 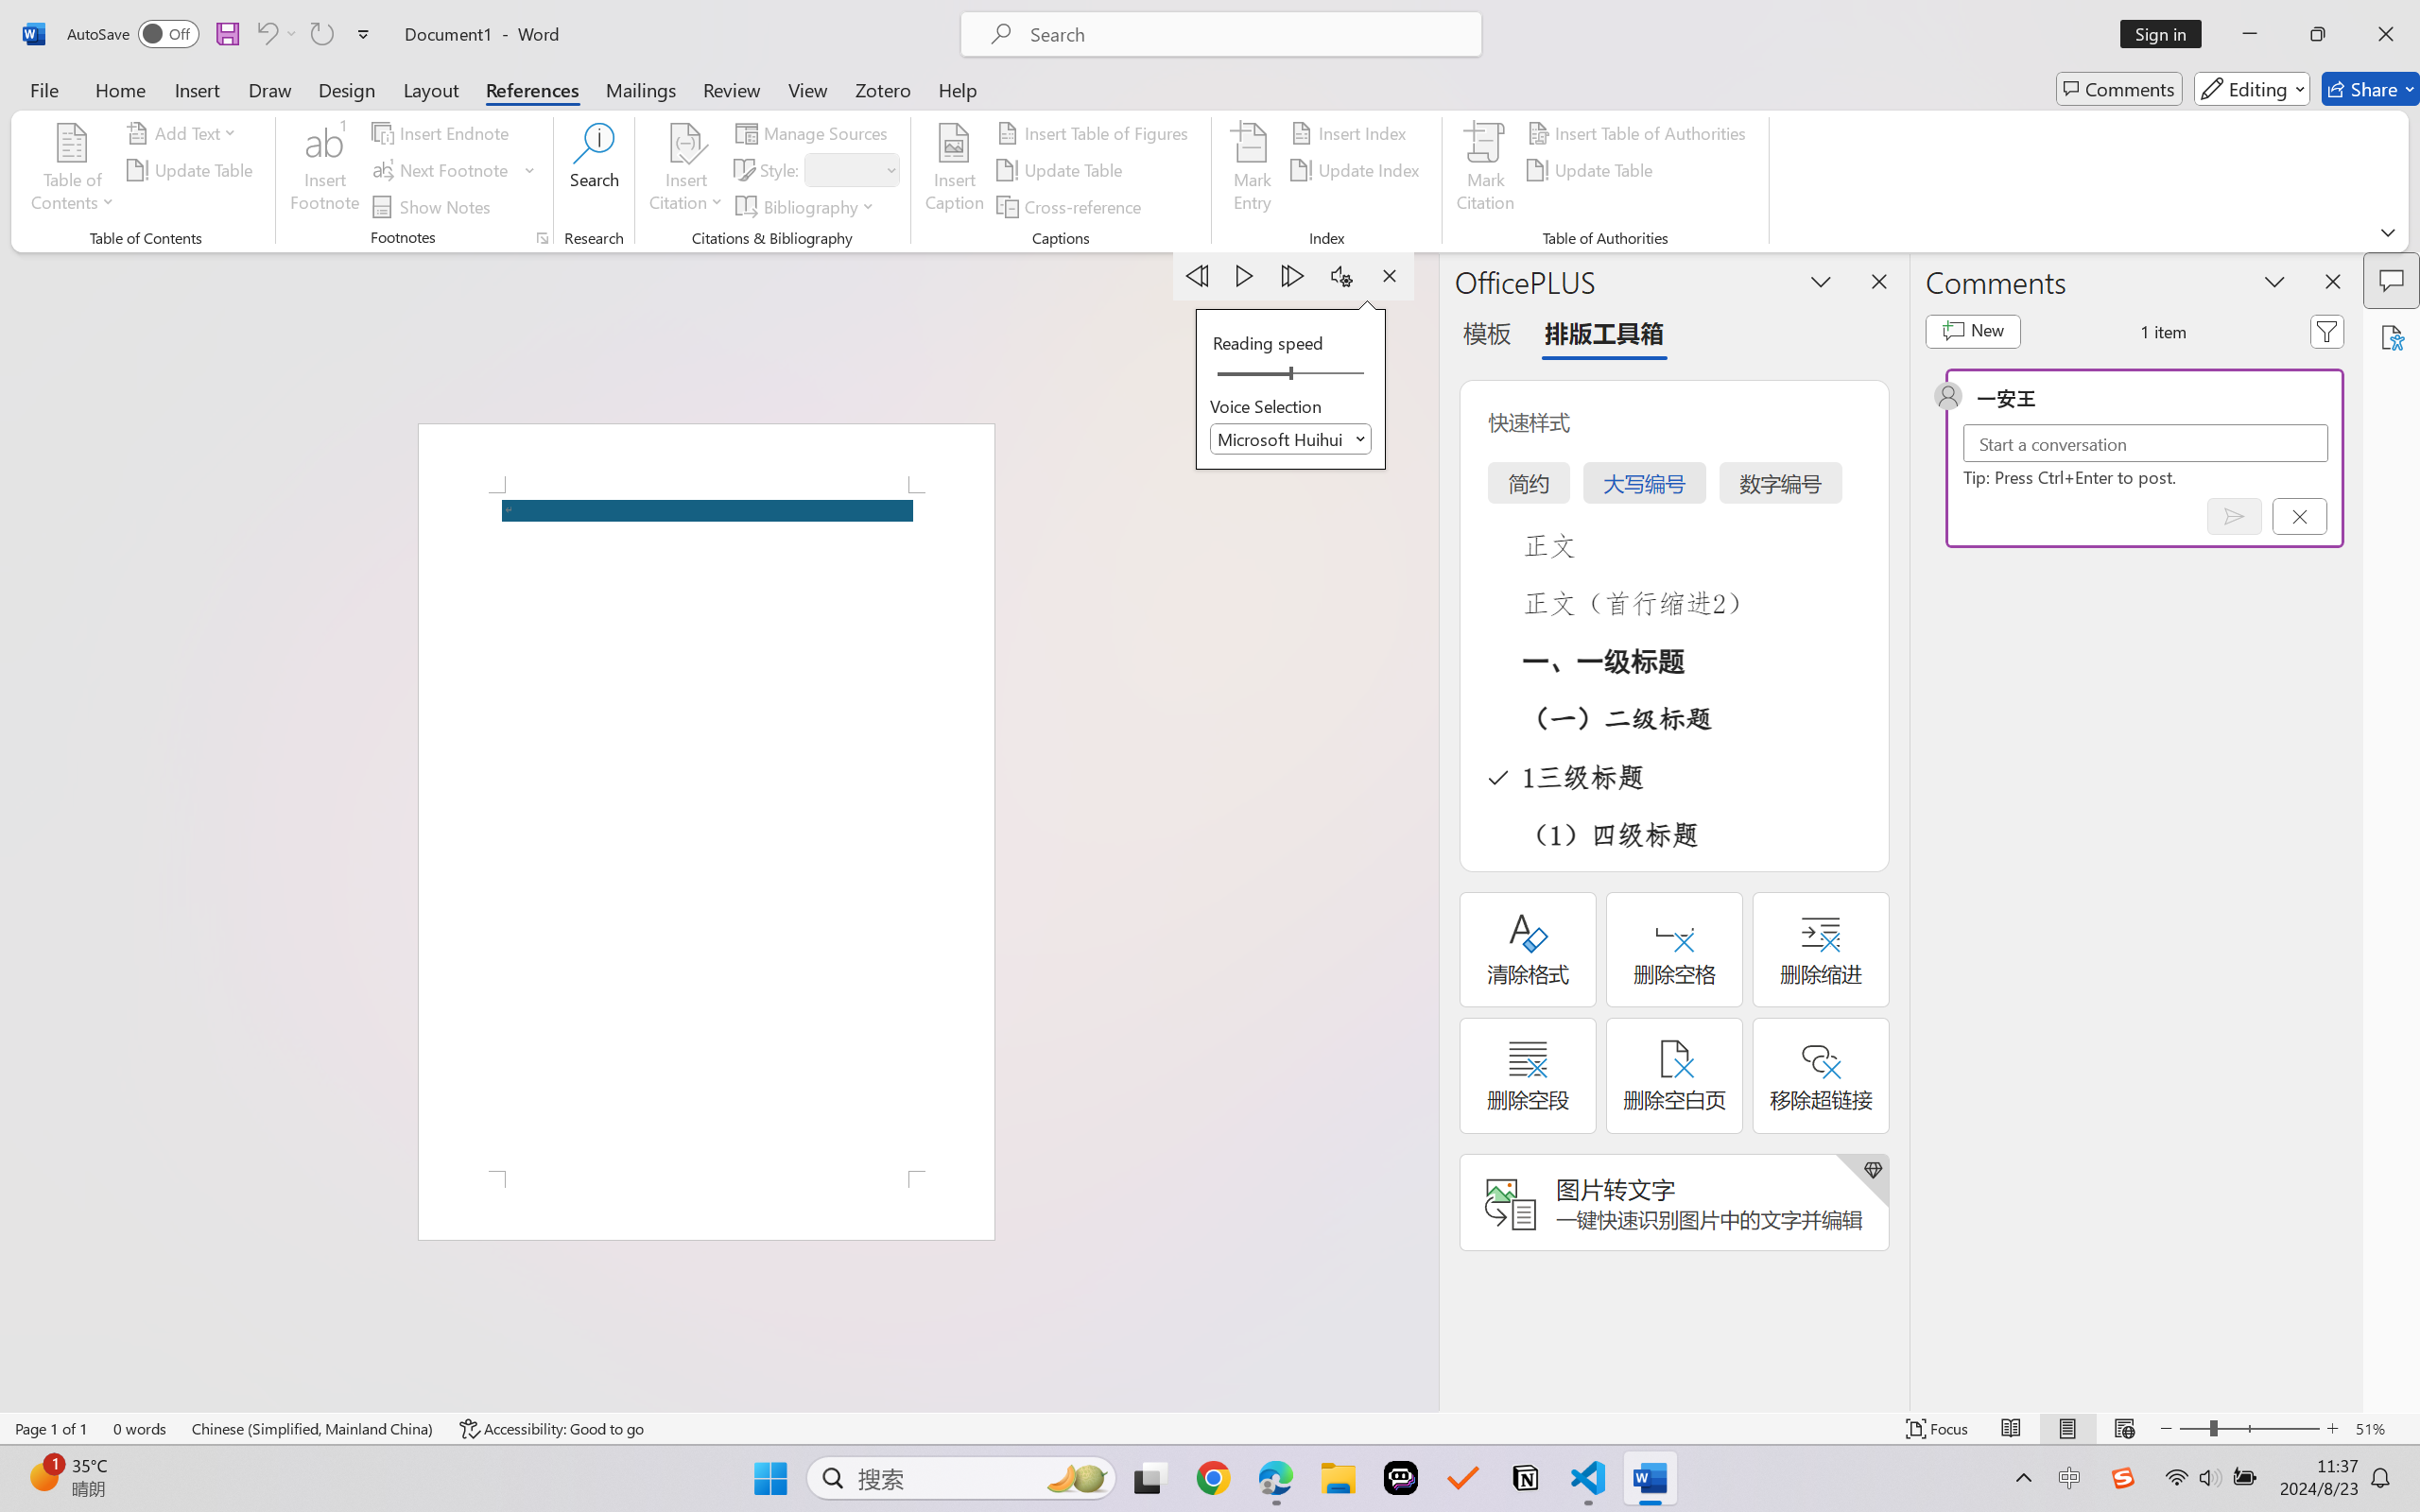 What do you see at coordinates (1639, 131) in the screenshot?
I see `'Insert Table of Authorities...'` at bounding box center [1639, 131].